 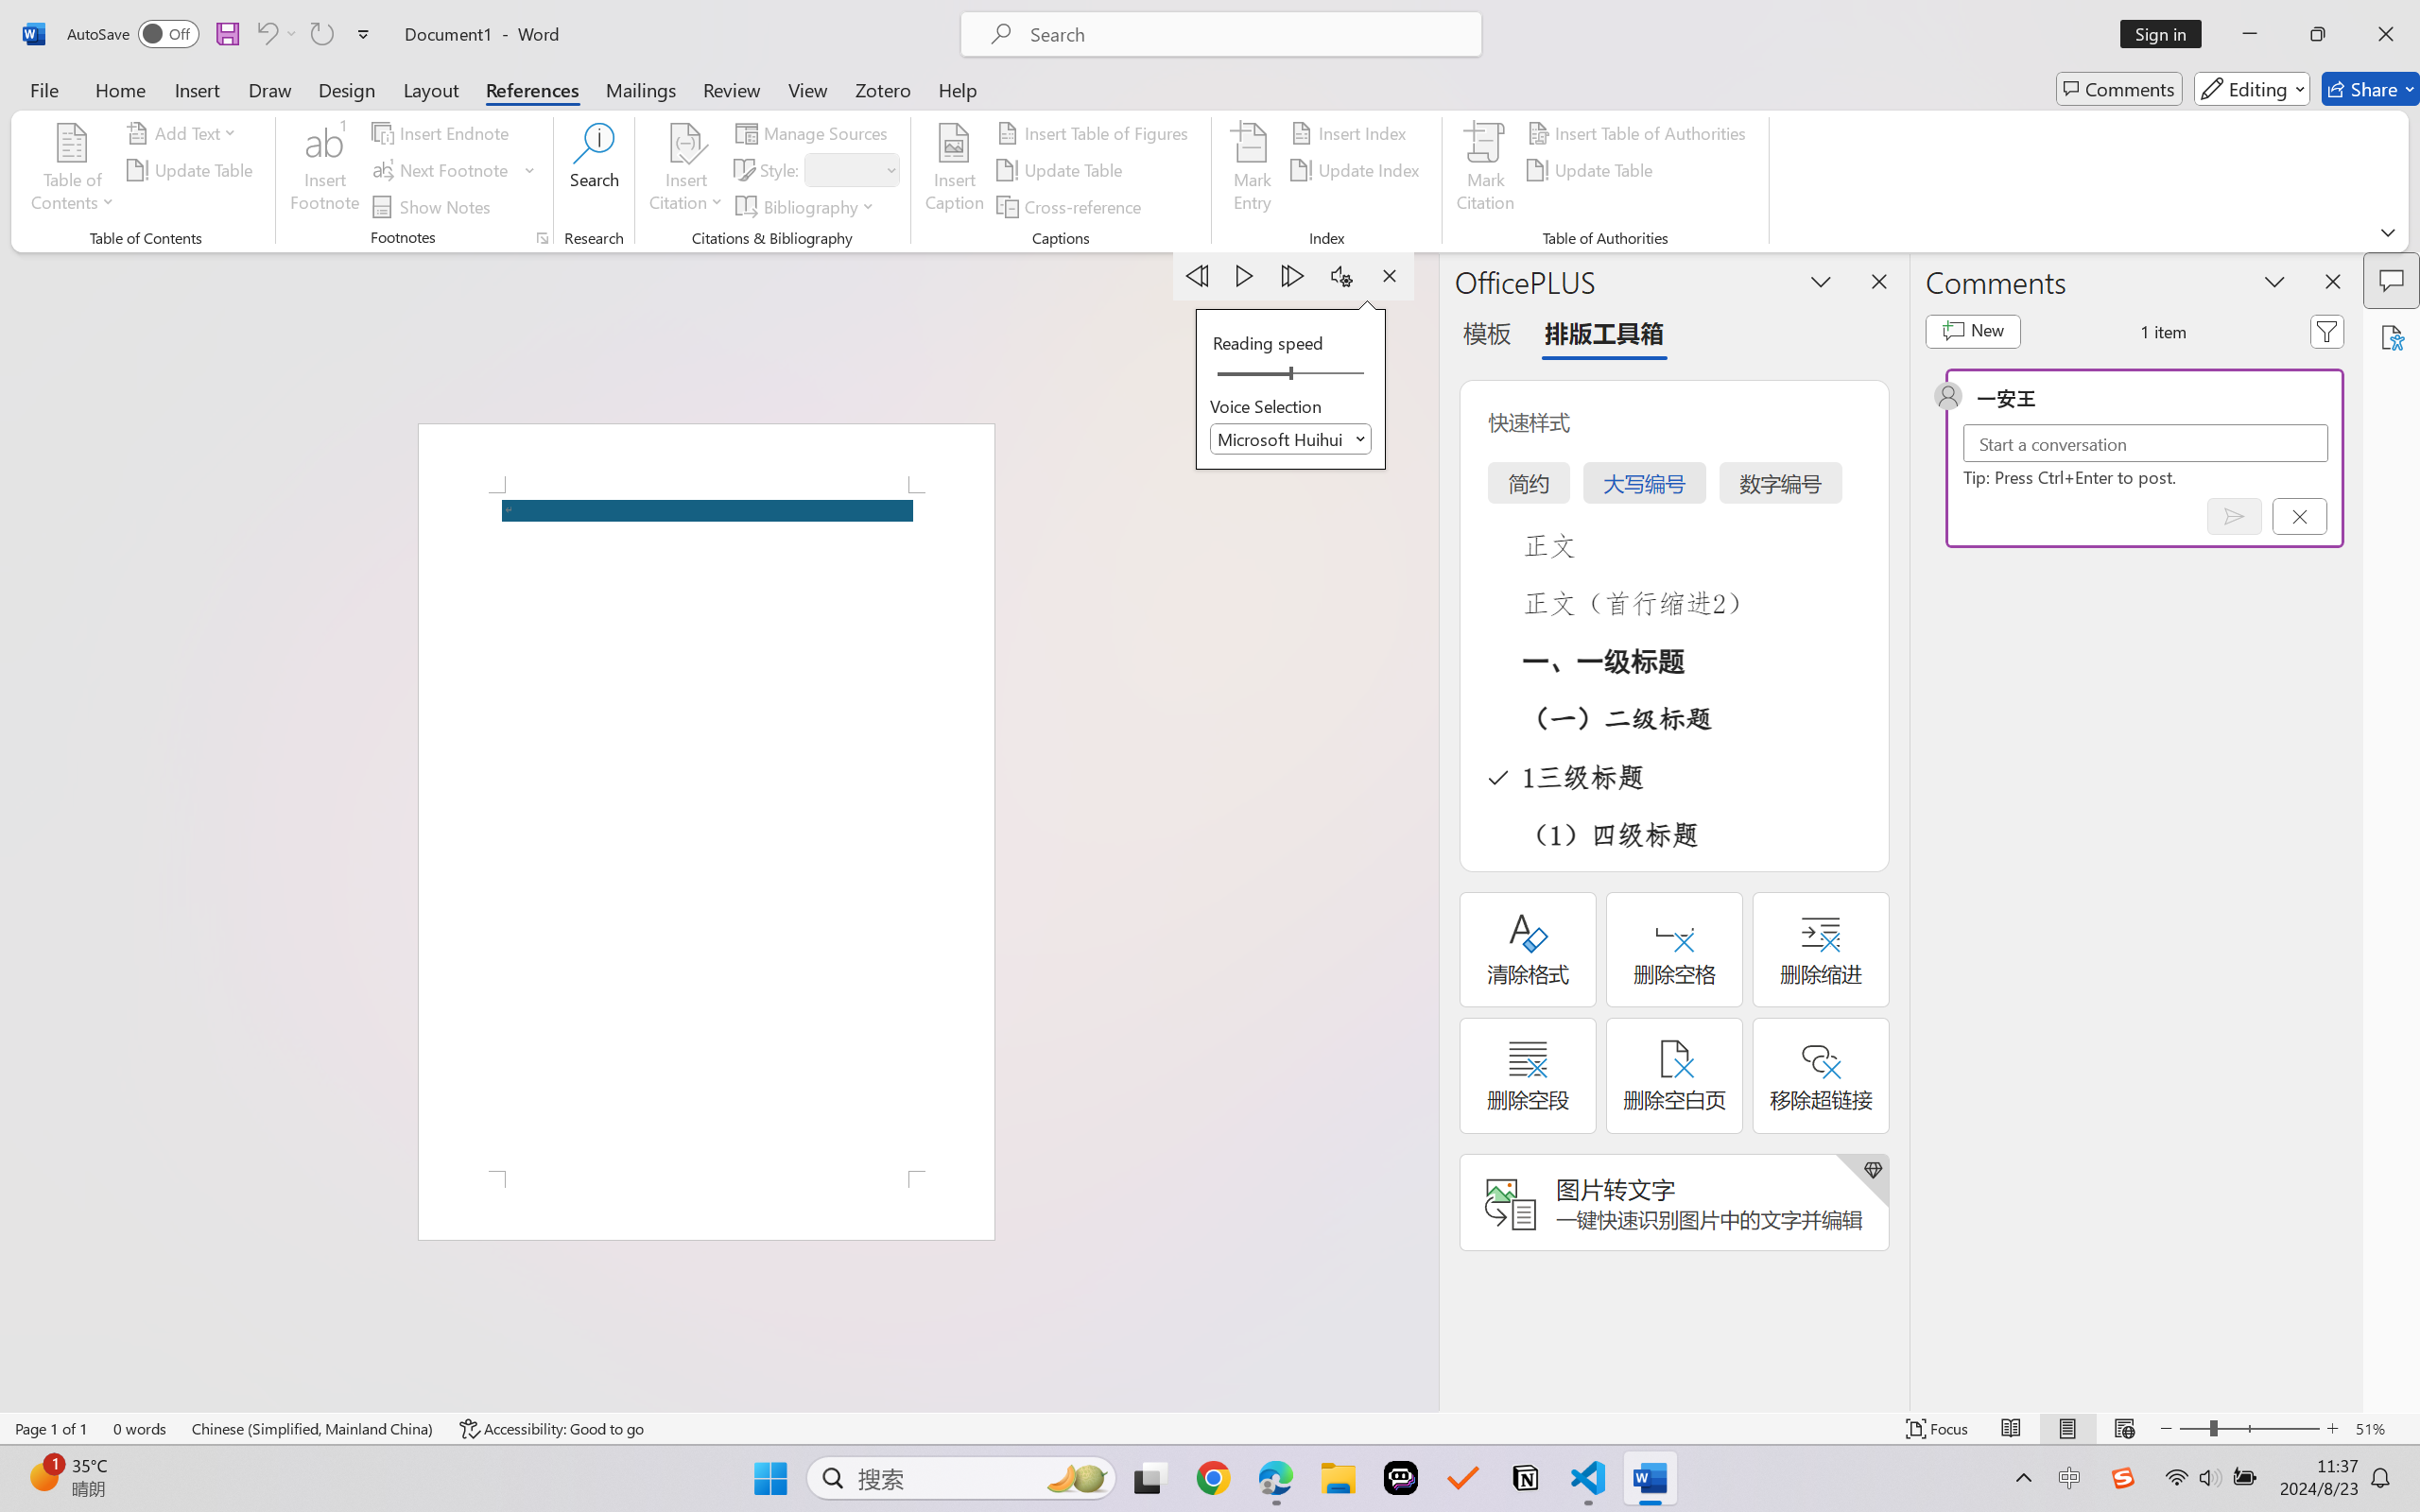 What do you see at coordinates (1639, 131) in the screenshot?
I see `'Insert Table of Authorities...'` at bounding box center [1639, 131].